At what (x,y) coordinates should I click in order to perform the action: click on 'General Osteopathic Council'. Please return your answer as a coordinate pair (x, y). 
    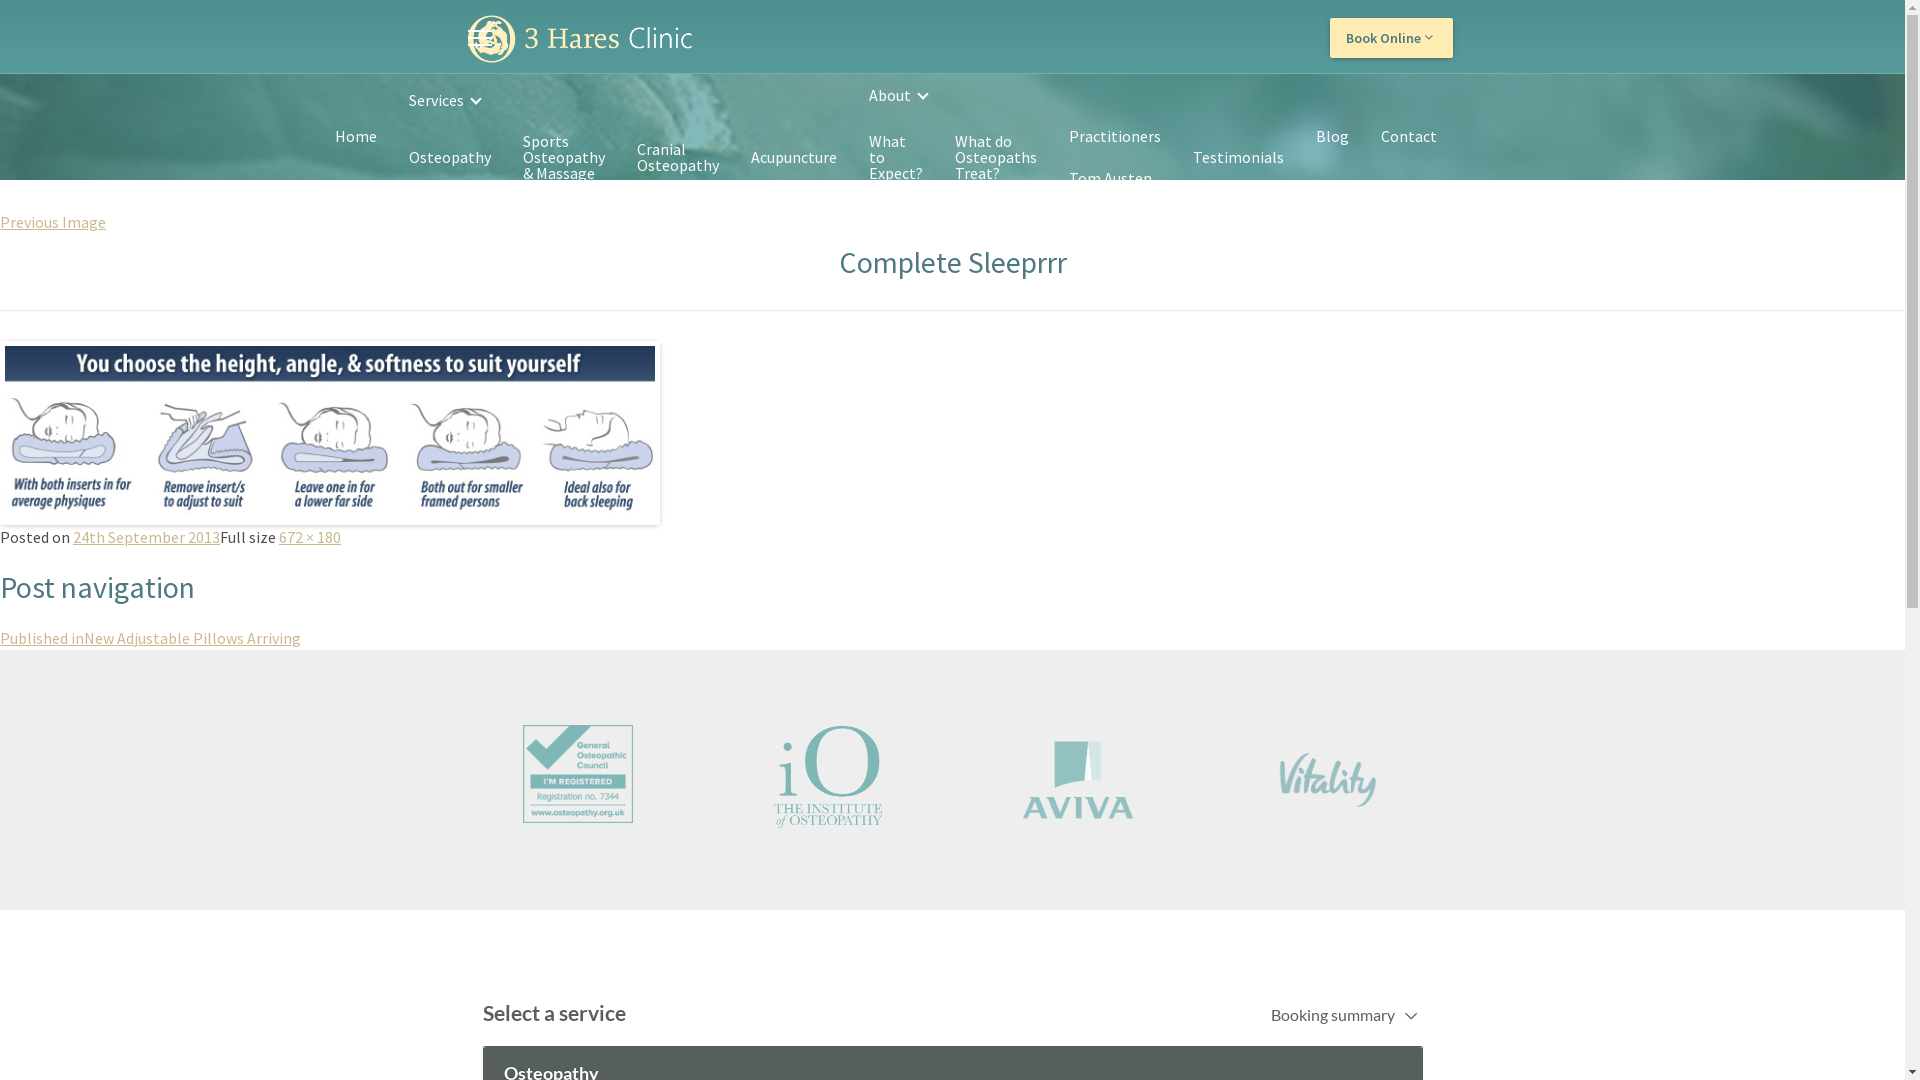
    Looking at the image, I should click on (576, 773).